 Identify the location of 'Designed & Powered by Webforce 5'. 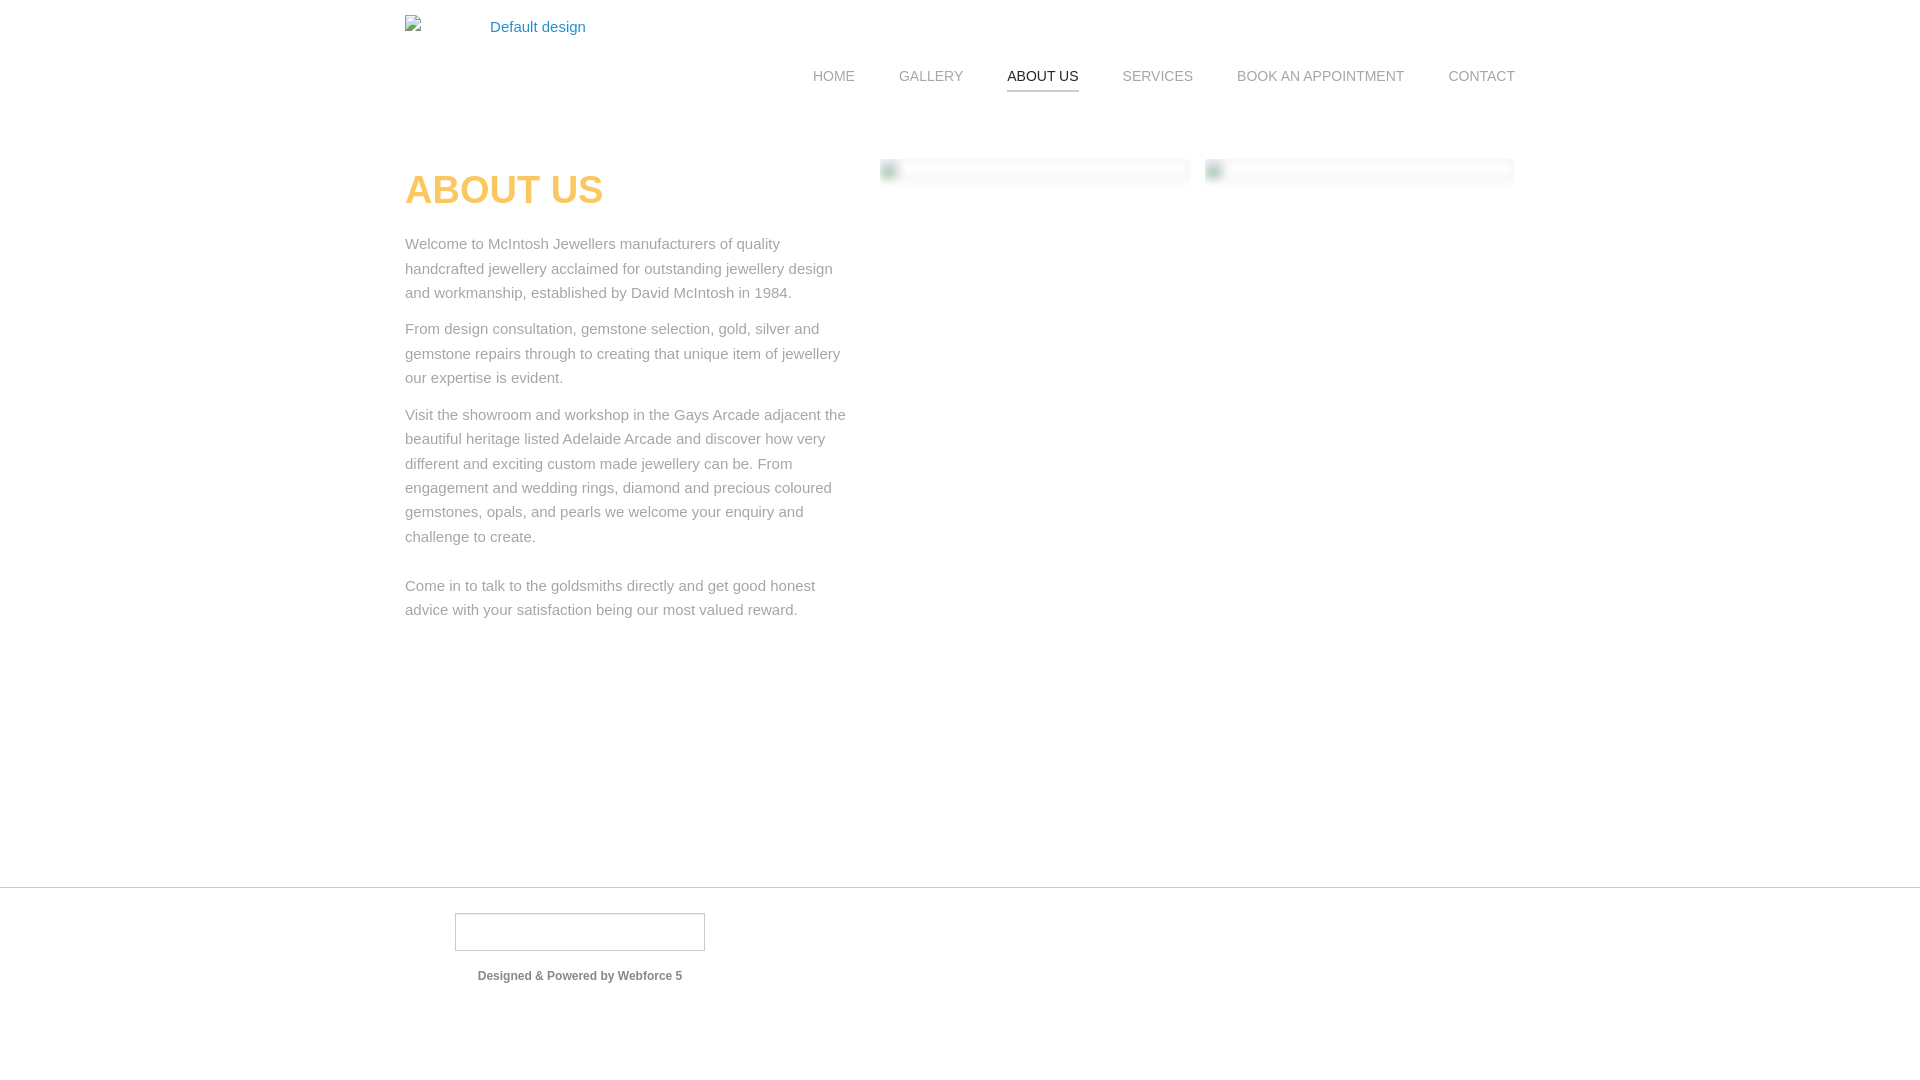
(579, 974).